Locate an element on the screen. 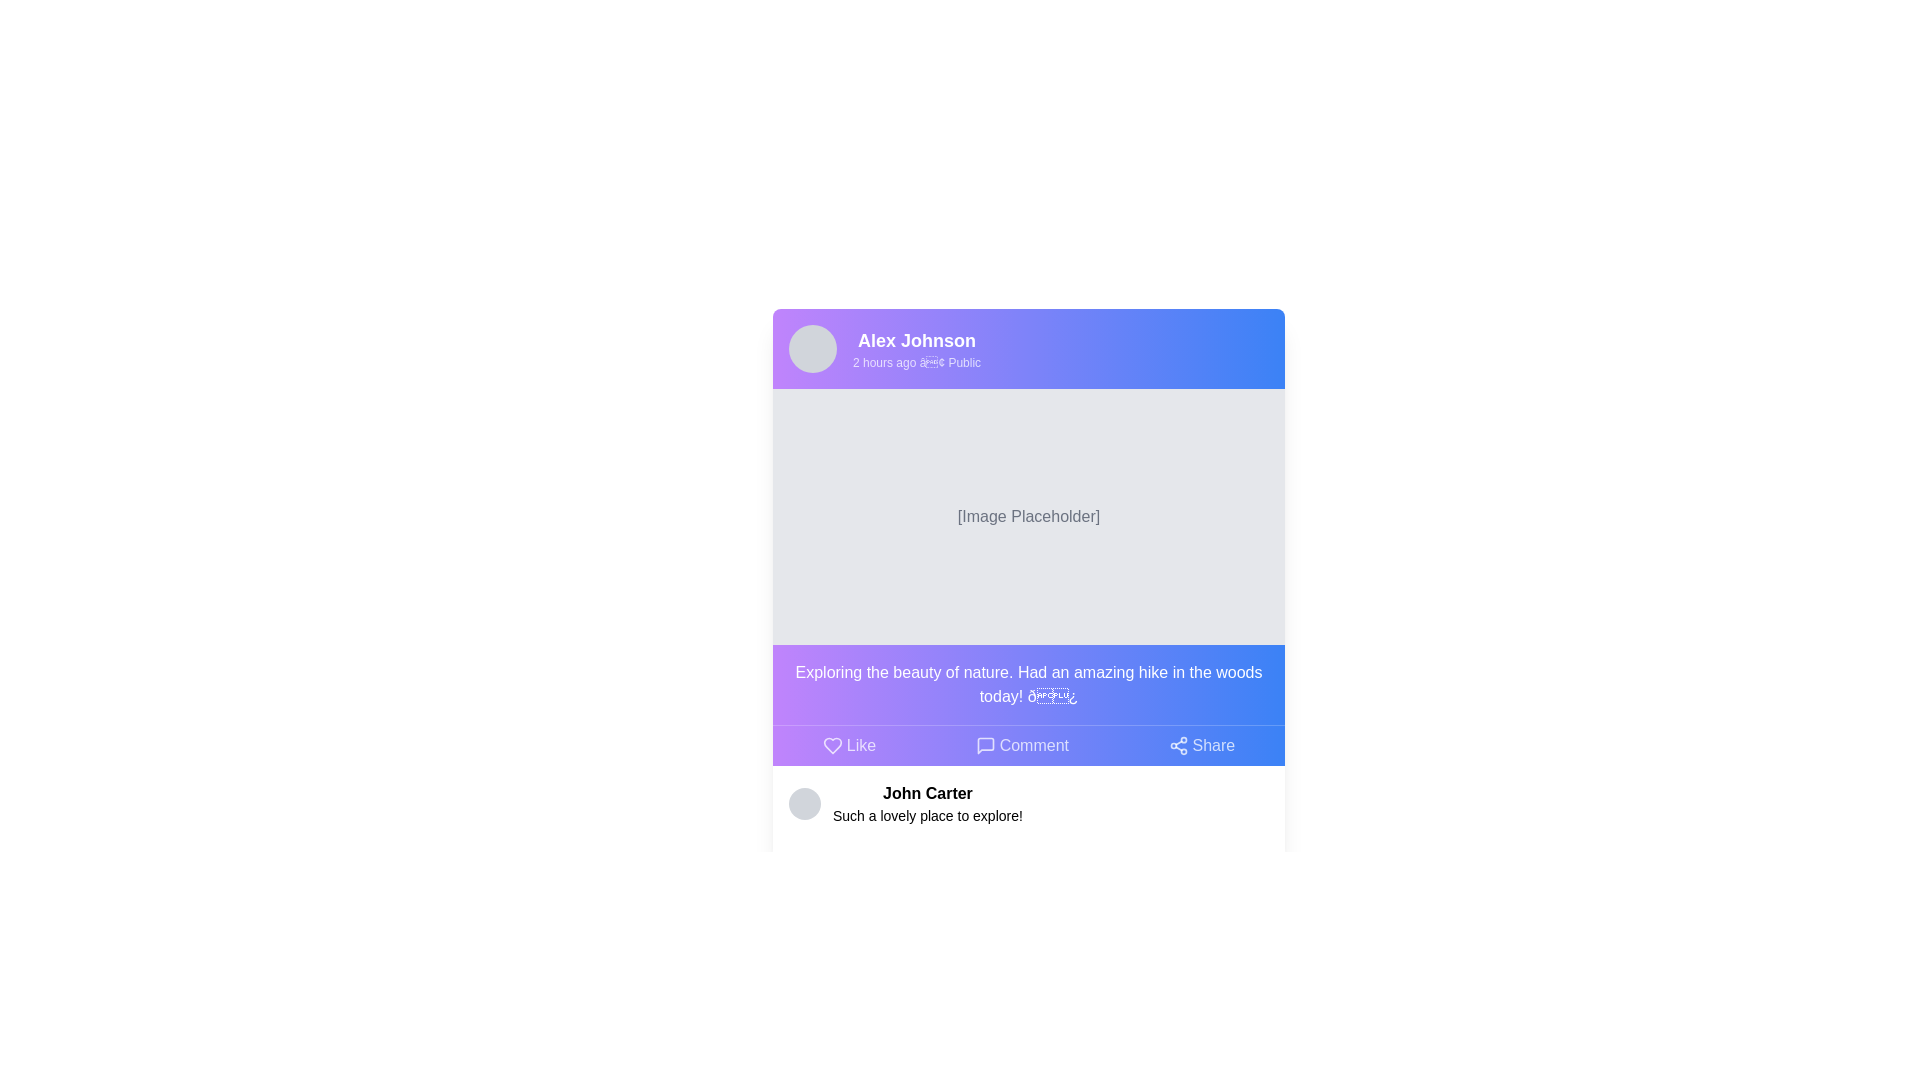  the speech bubble icon located to the left of the 'Comment' text is located at coordinates (985, 745).